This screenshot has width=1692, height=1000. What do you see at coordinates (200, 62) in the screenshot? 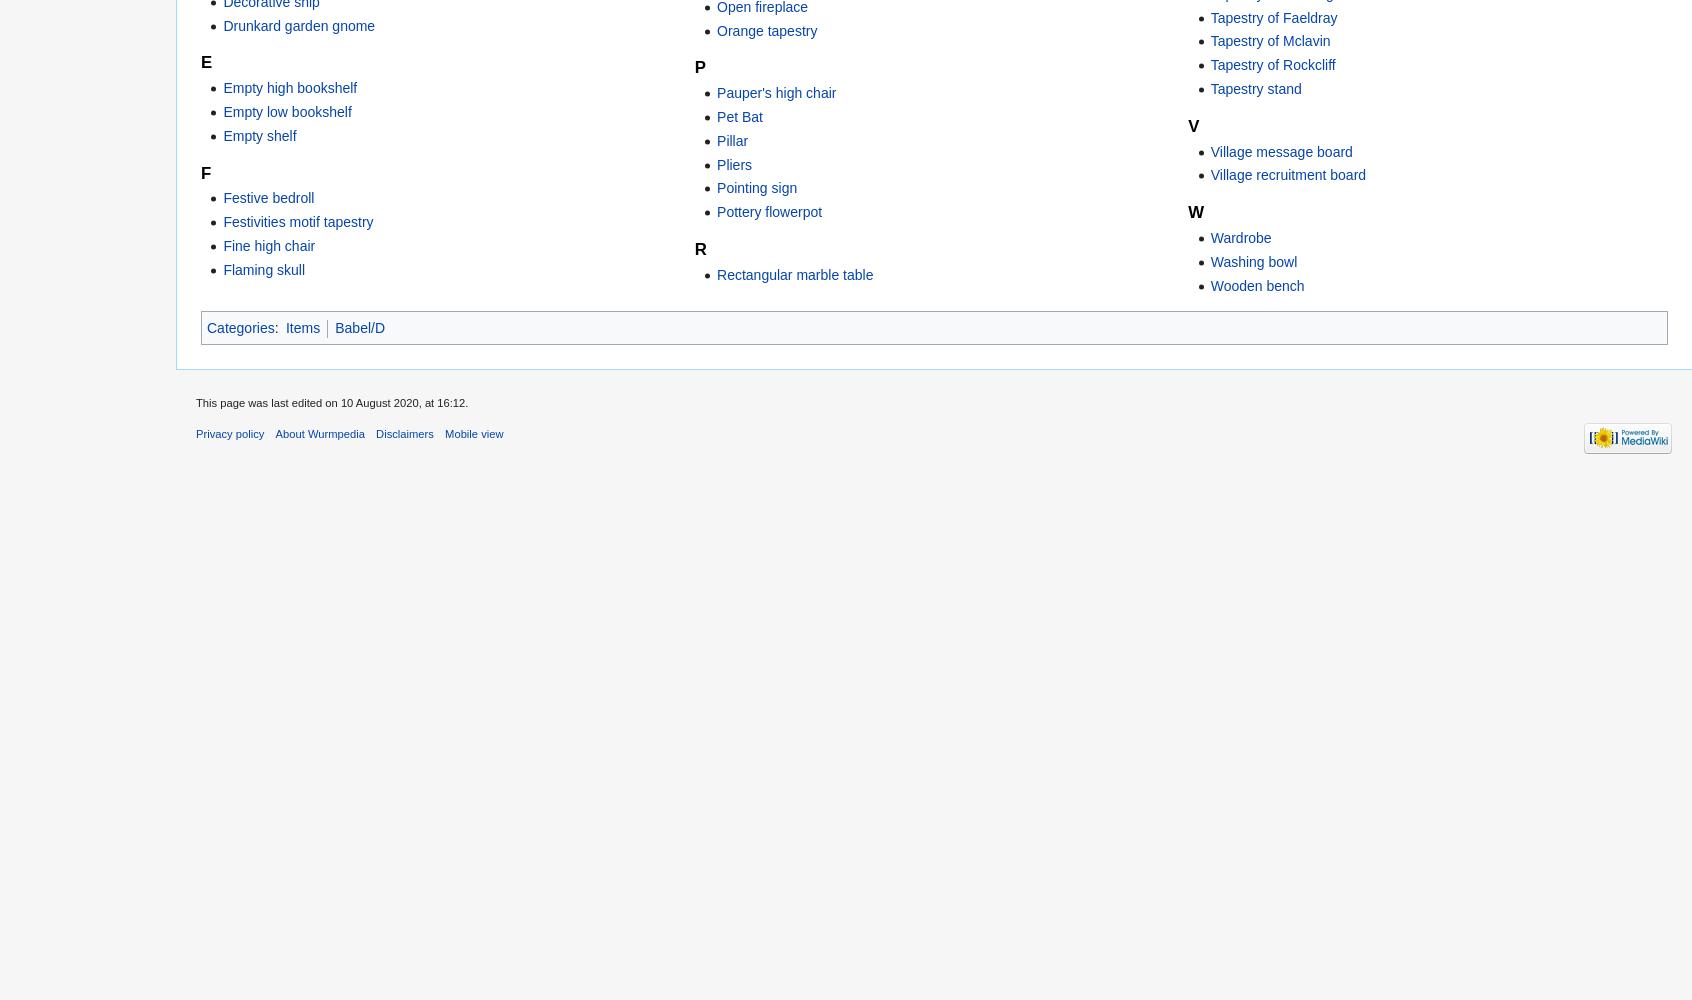
I see `'E'` at bounding box center [200, 62].